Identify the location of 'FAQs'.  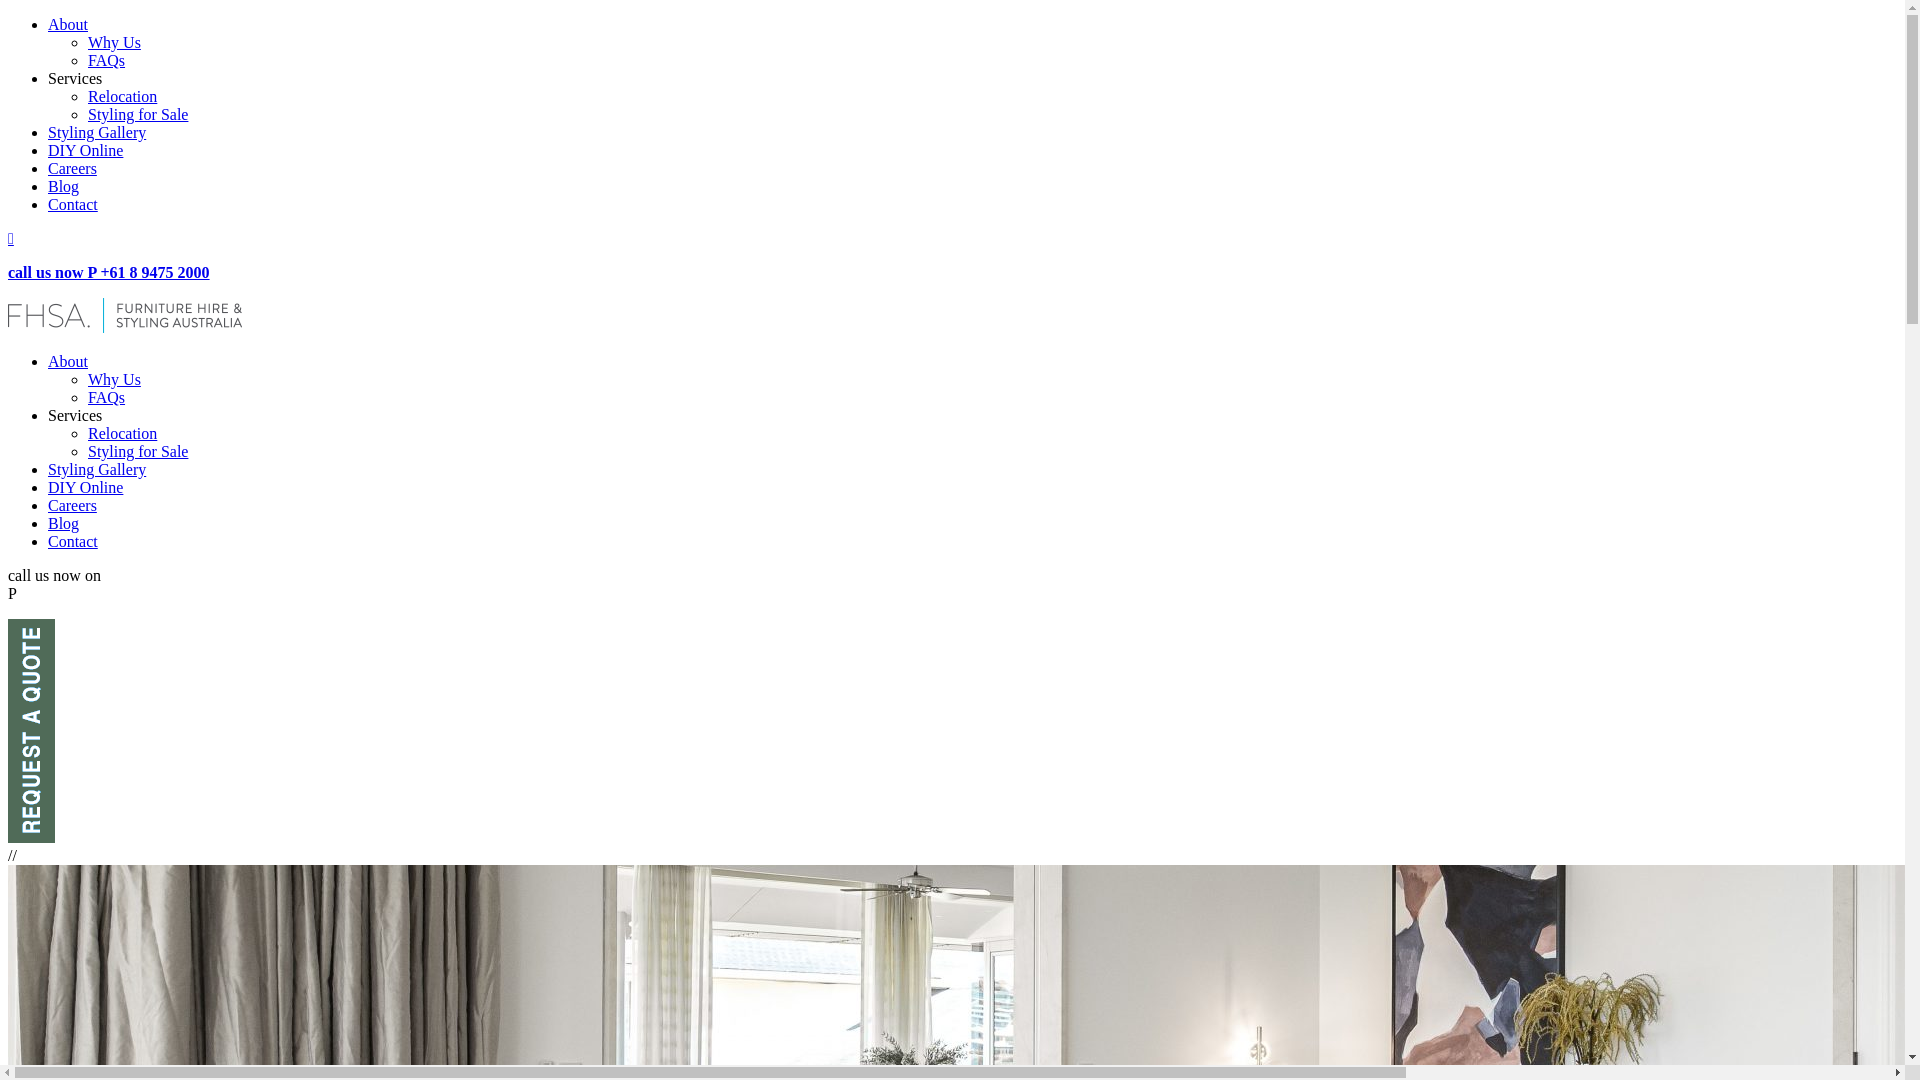
(105, 59).